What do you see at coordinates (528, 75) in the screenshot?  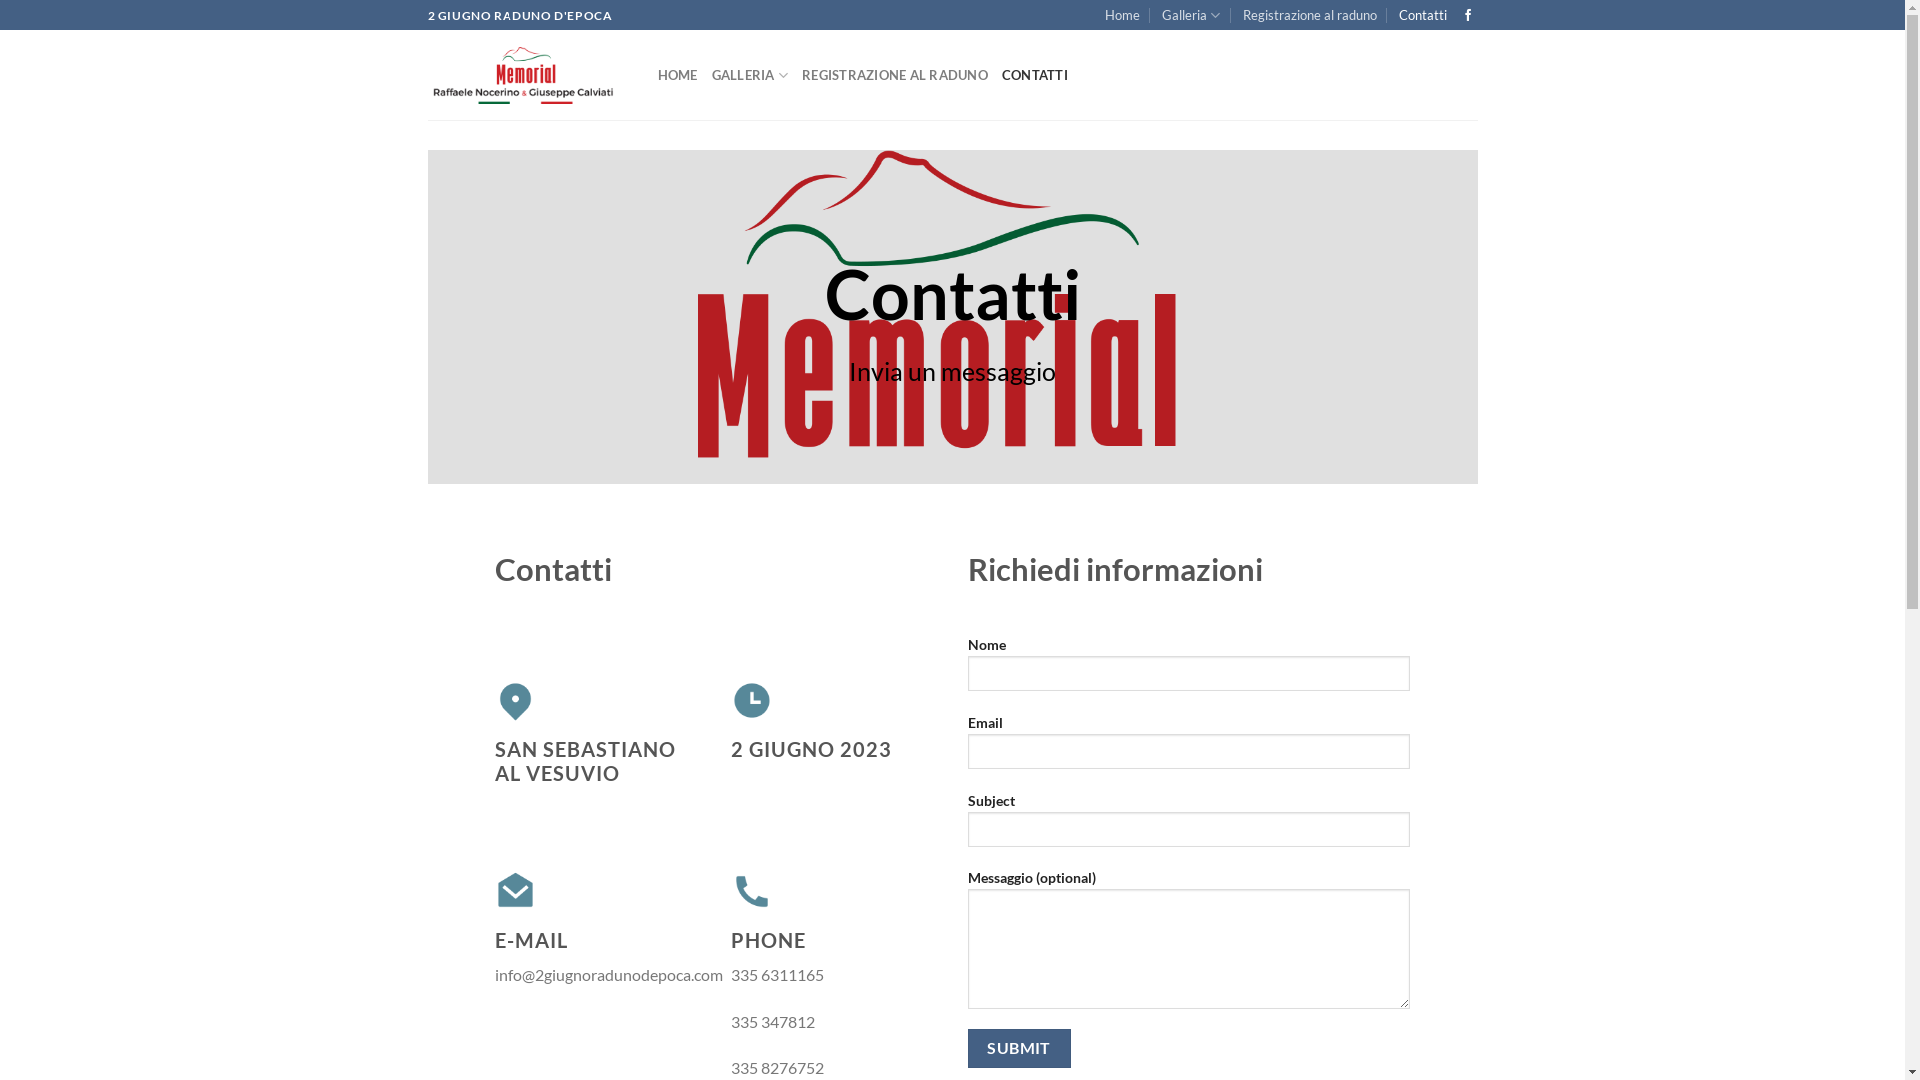 I see `'2GiugnoRadunod'Epoca'` at bounding box center [528, 75].